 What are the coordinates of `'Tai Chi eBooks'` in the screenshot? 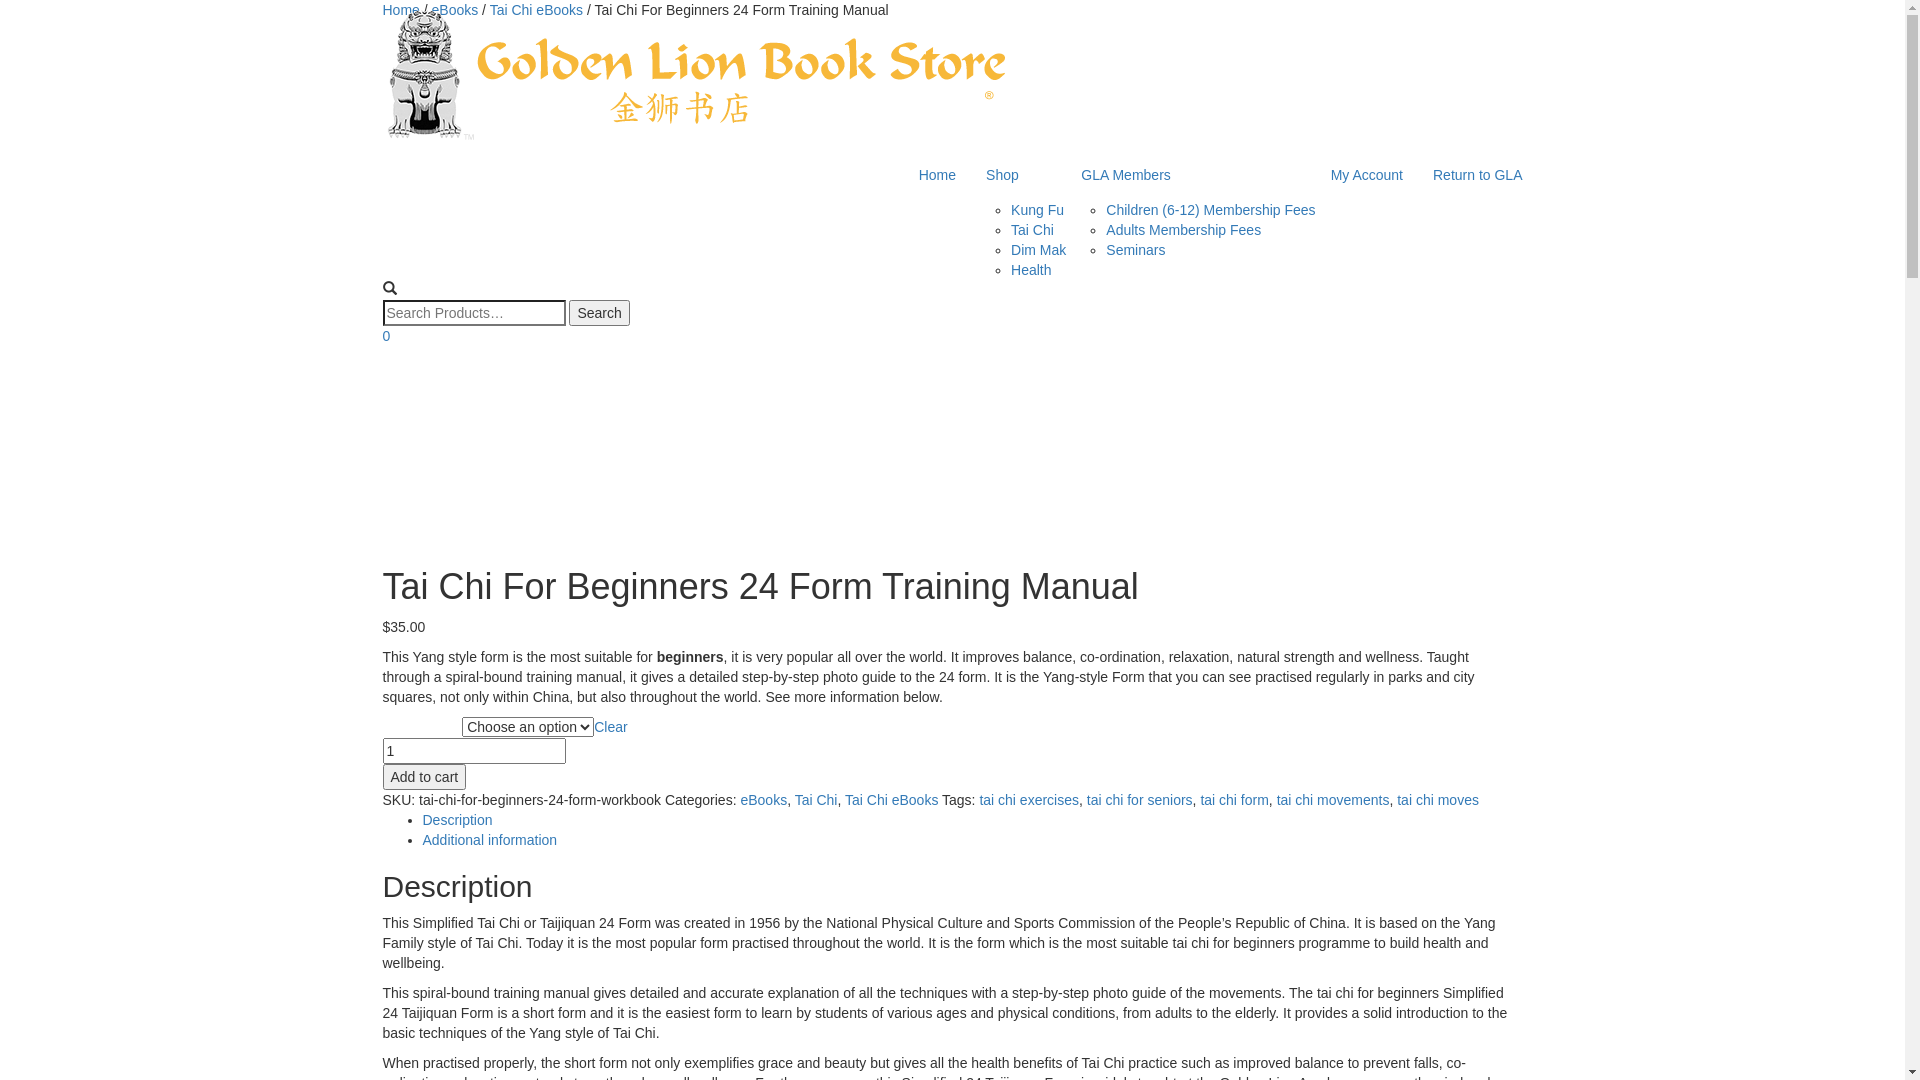 It's located at (890, 798).